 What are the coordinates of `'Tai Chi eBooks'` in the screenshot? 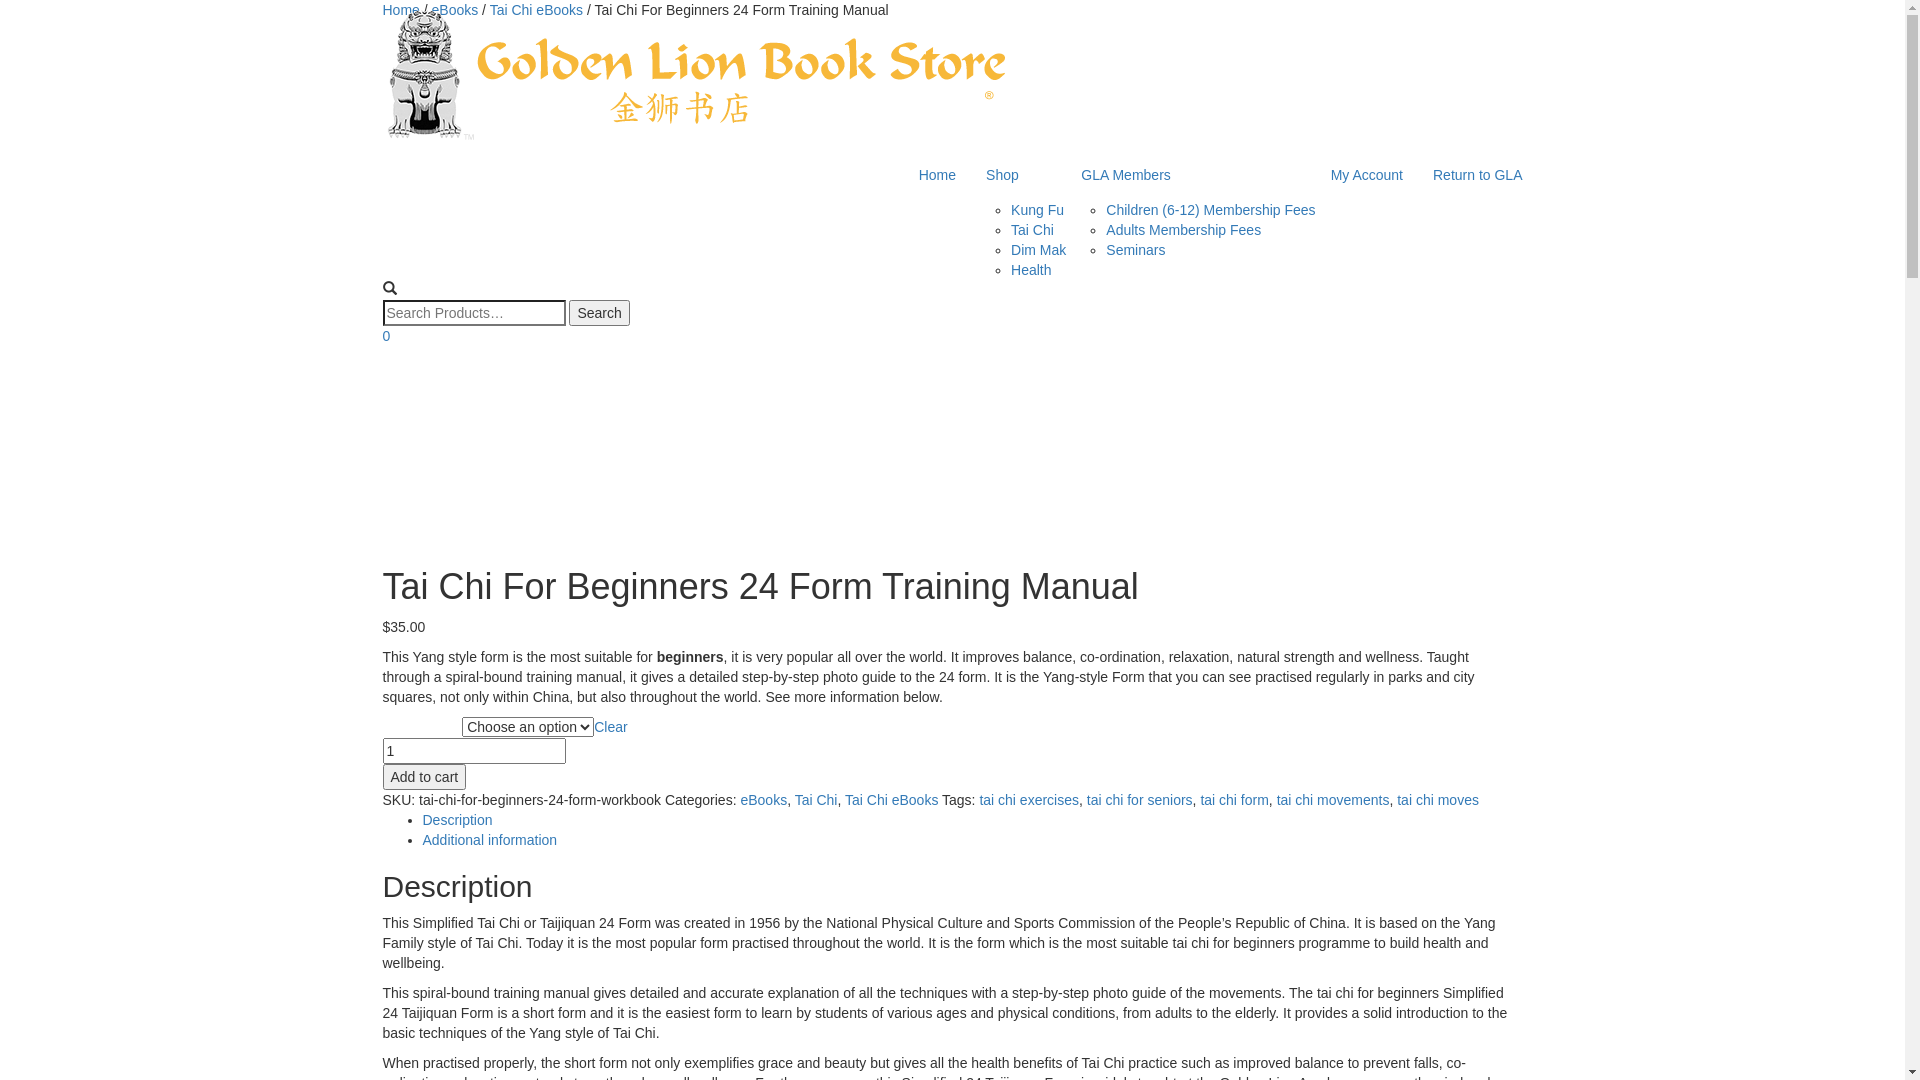 It's located at (890, 798).